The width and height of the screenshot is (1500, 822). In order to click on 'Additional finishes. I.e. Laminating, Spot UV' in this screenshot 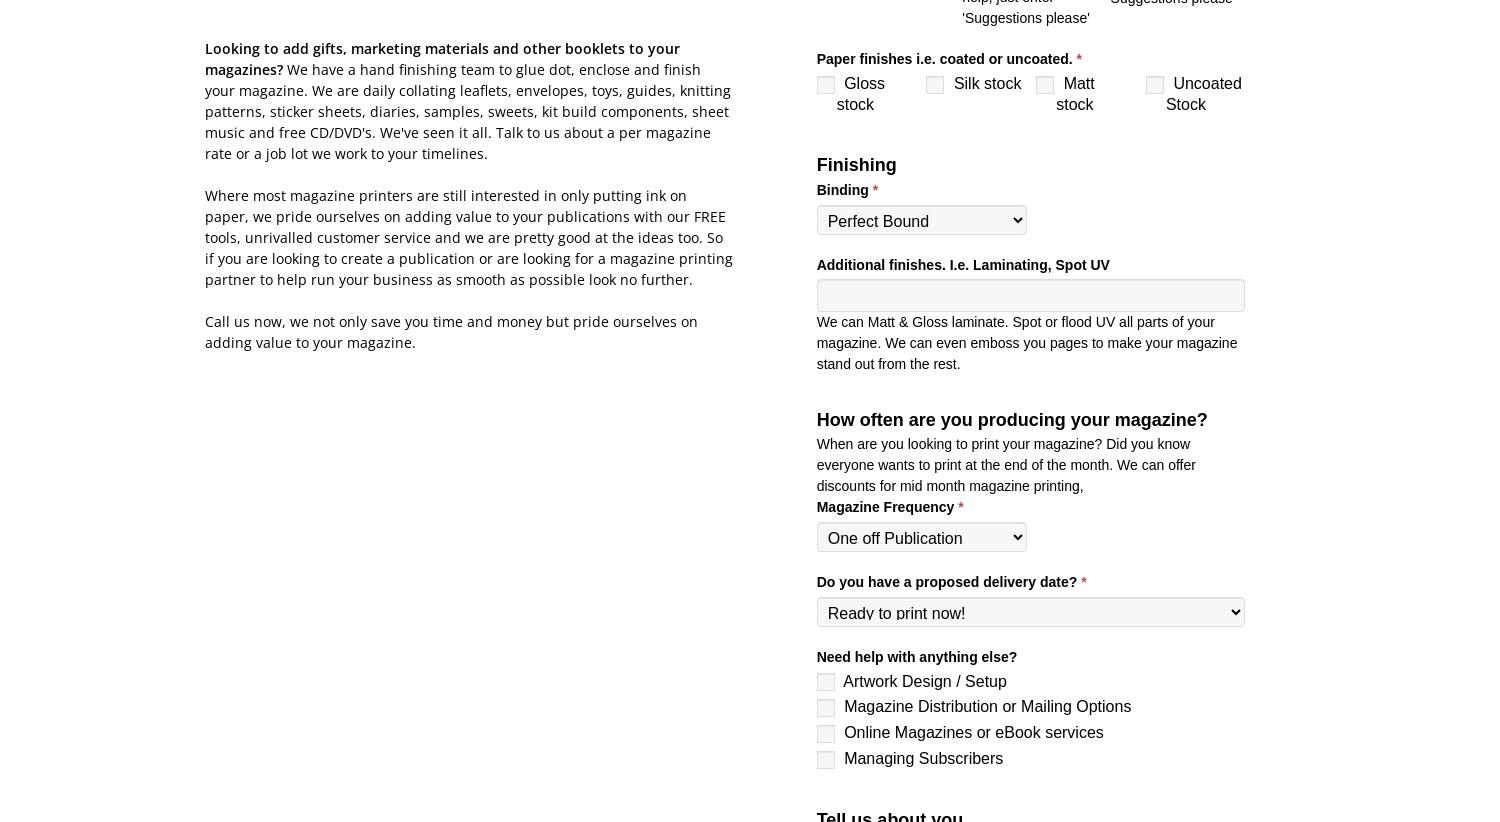, I will do `click(815, 263)`.